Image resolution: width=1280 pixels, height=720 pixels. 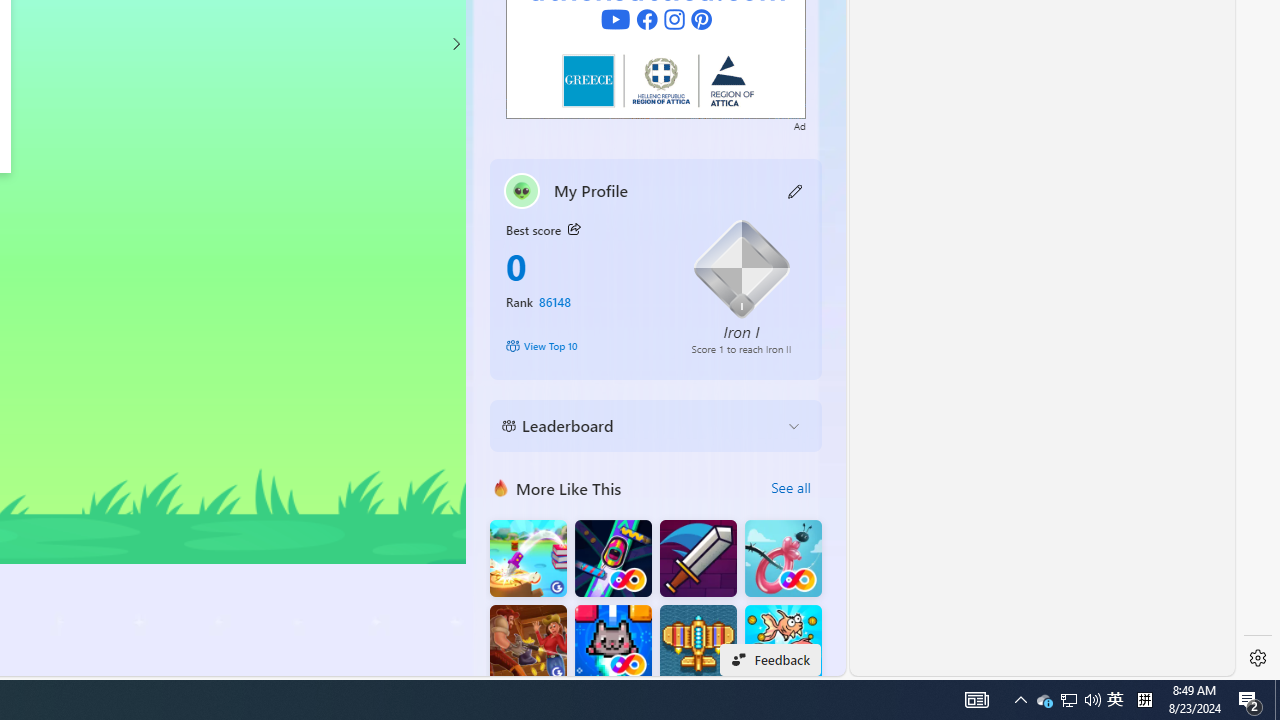 What do you see at coordinates (698, 643) in the screenshot?
I see `'Atlantic Sky Hunter'` at bounding box center [698, 643].